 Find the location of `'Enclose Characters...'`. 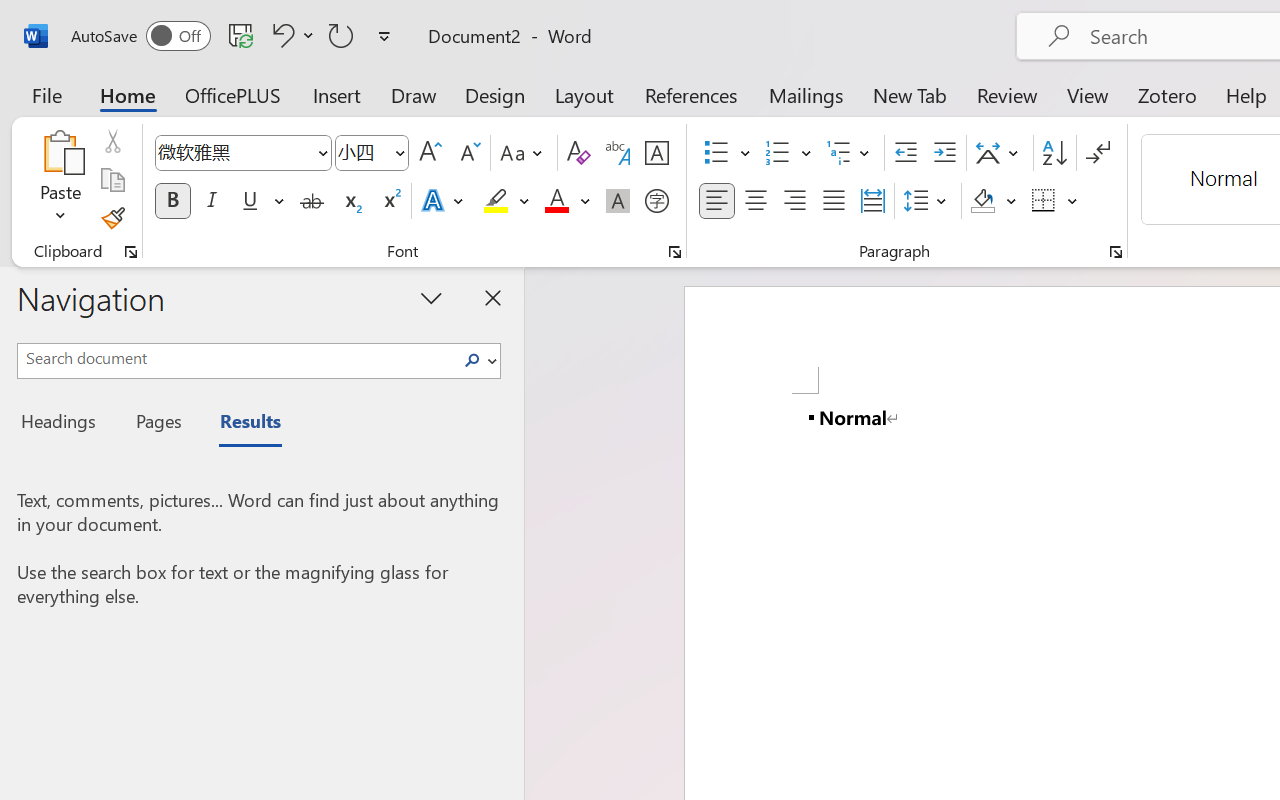

'Enclose Characters...' is located at coordinates (656, 201).